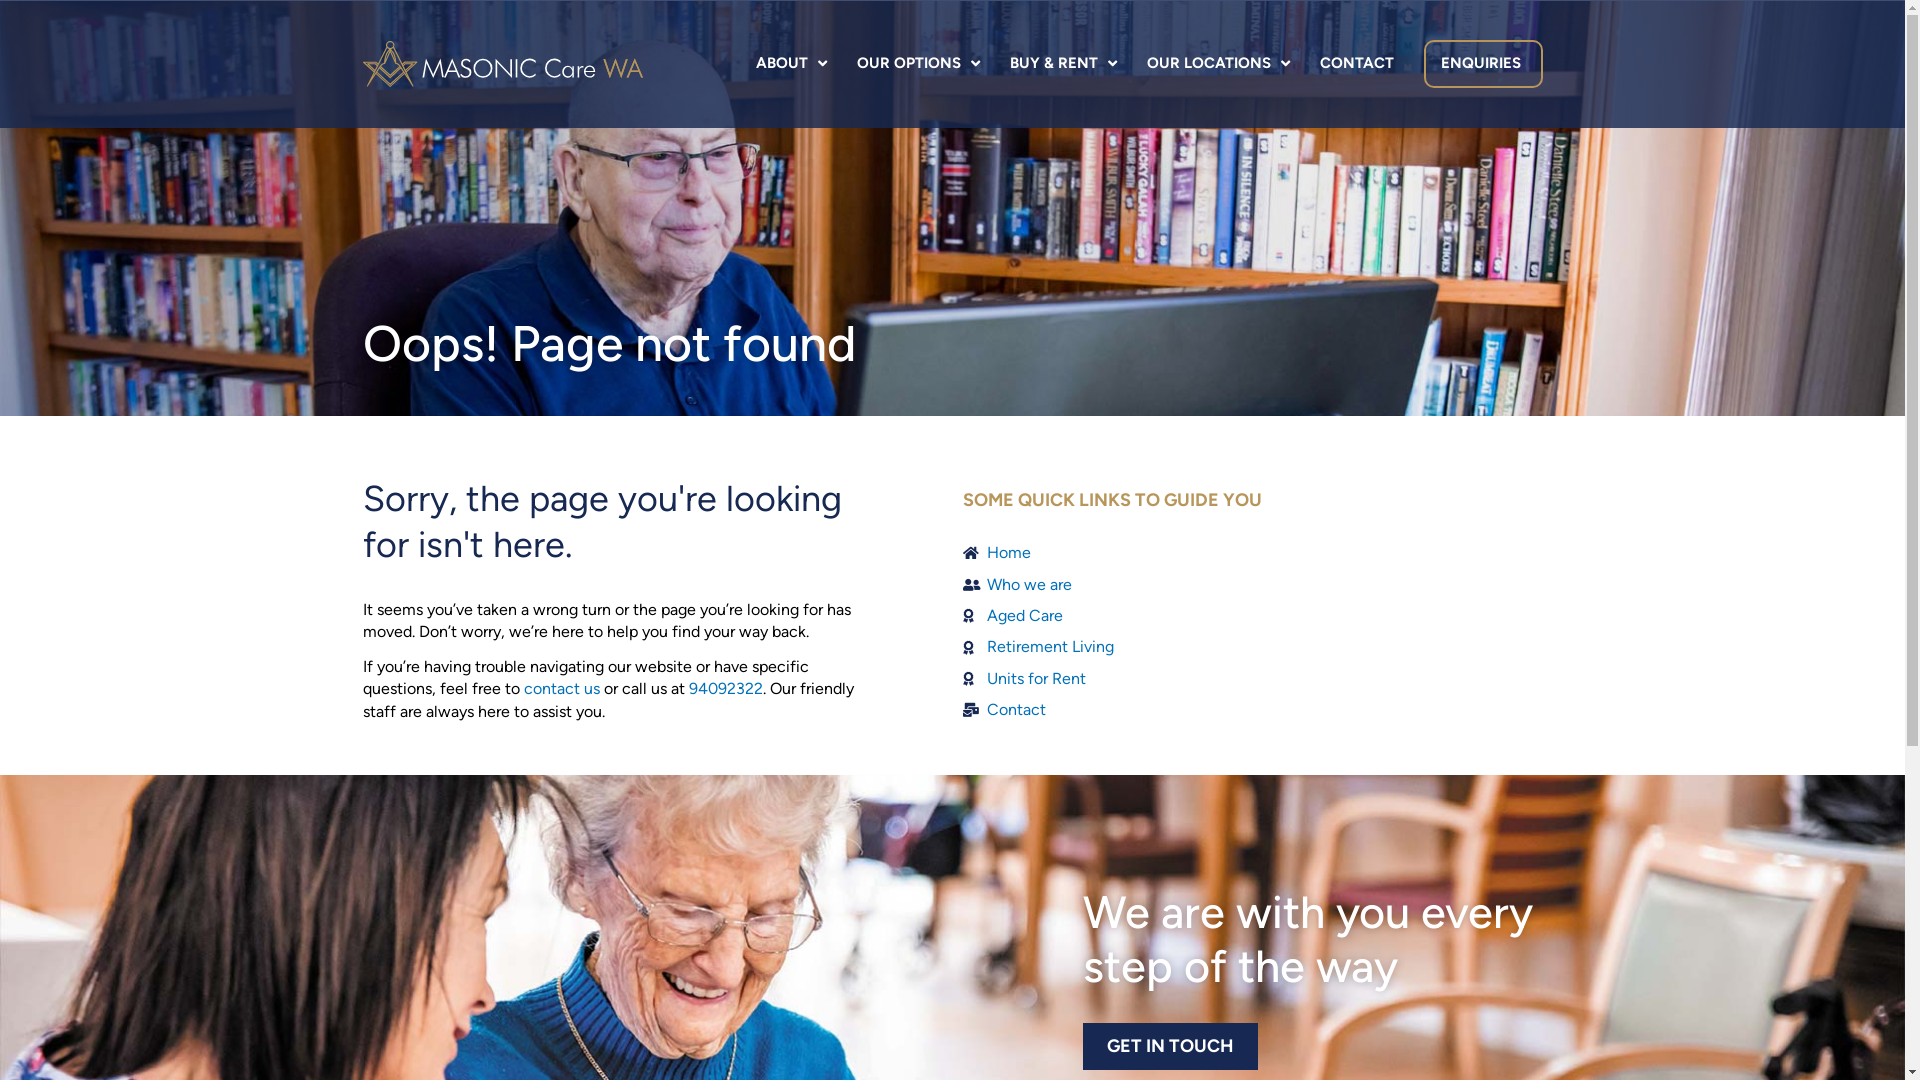 The height and width of the screenshot is (1080, 1920). Describe the element at coordinates (1169, 1045) in the screenshot. I see `'GET IN TOUCH'` at that location.